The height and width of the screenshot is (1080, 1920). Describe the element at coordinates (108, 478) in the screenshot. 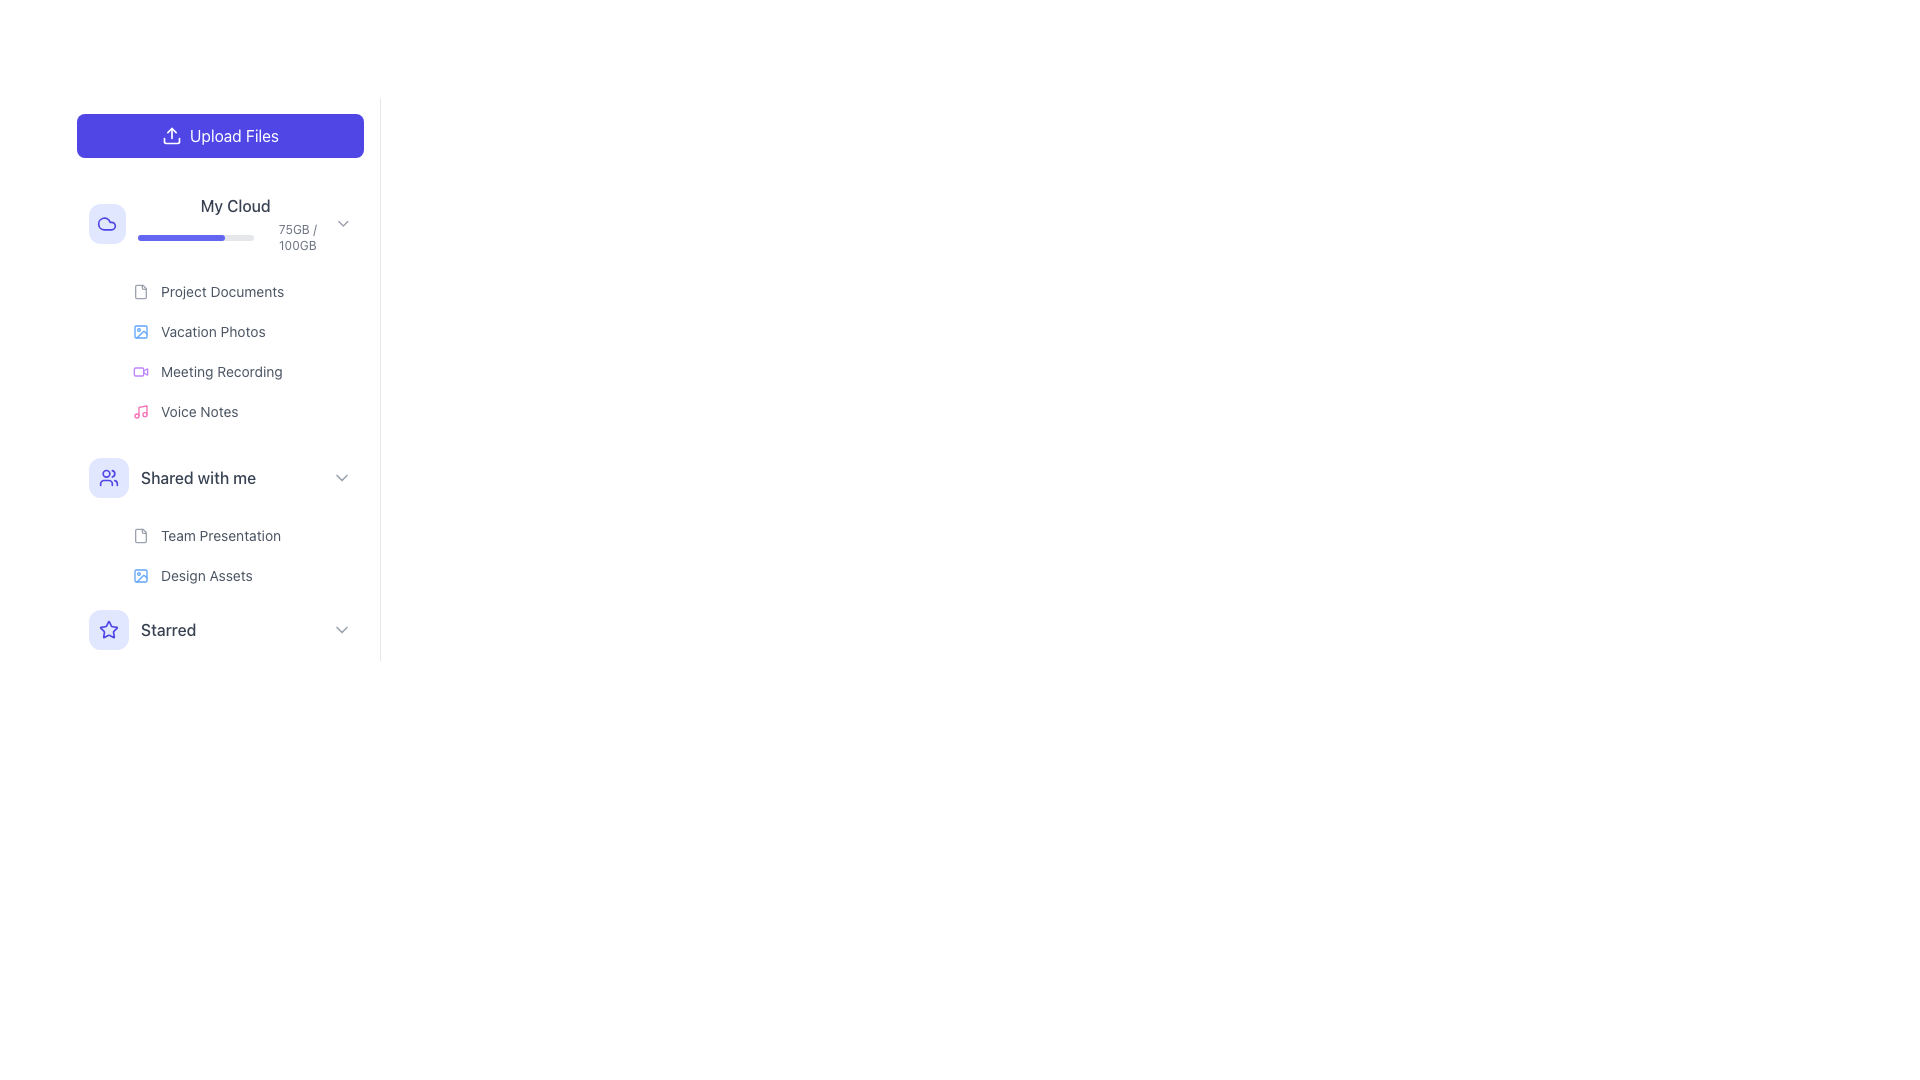

I see `the 'users' or 'group' icon under the 'Shared with me' section` at that location.